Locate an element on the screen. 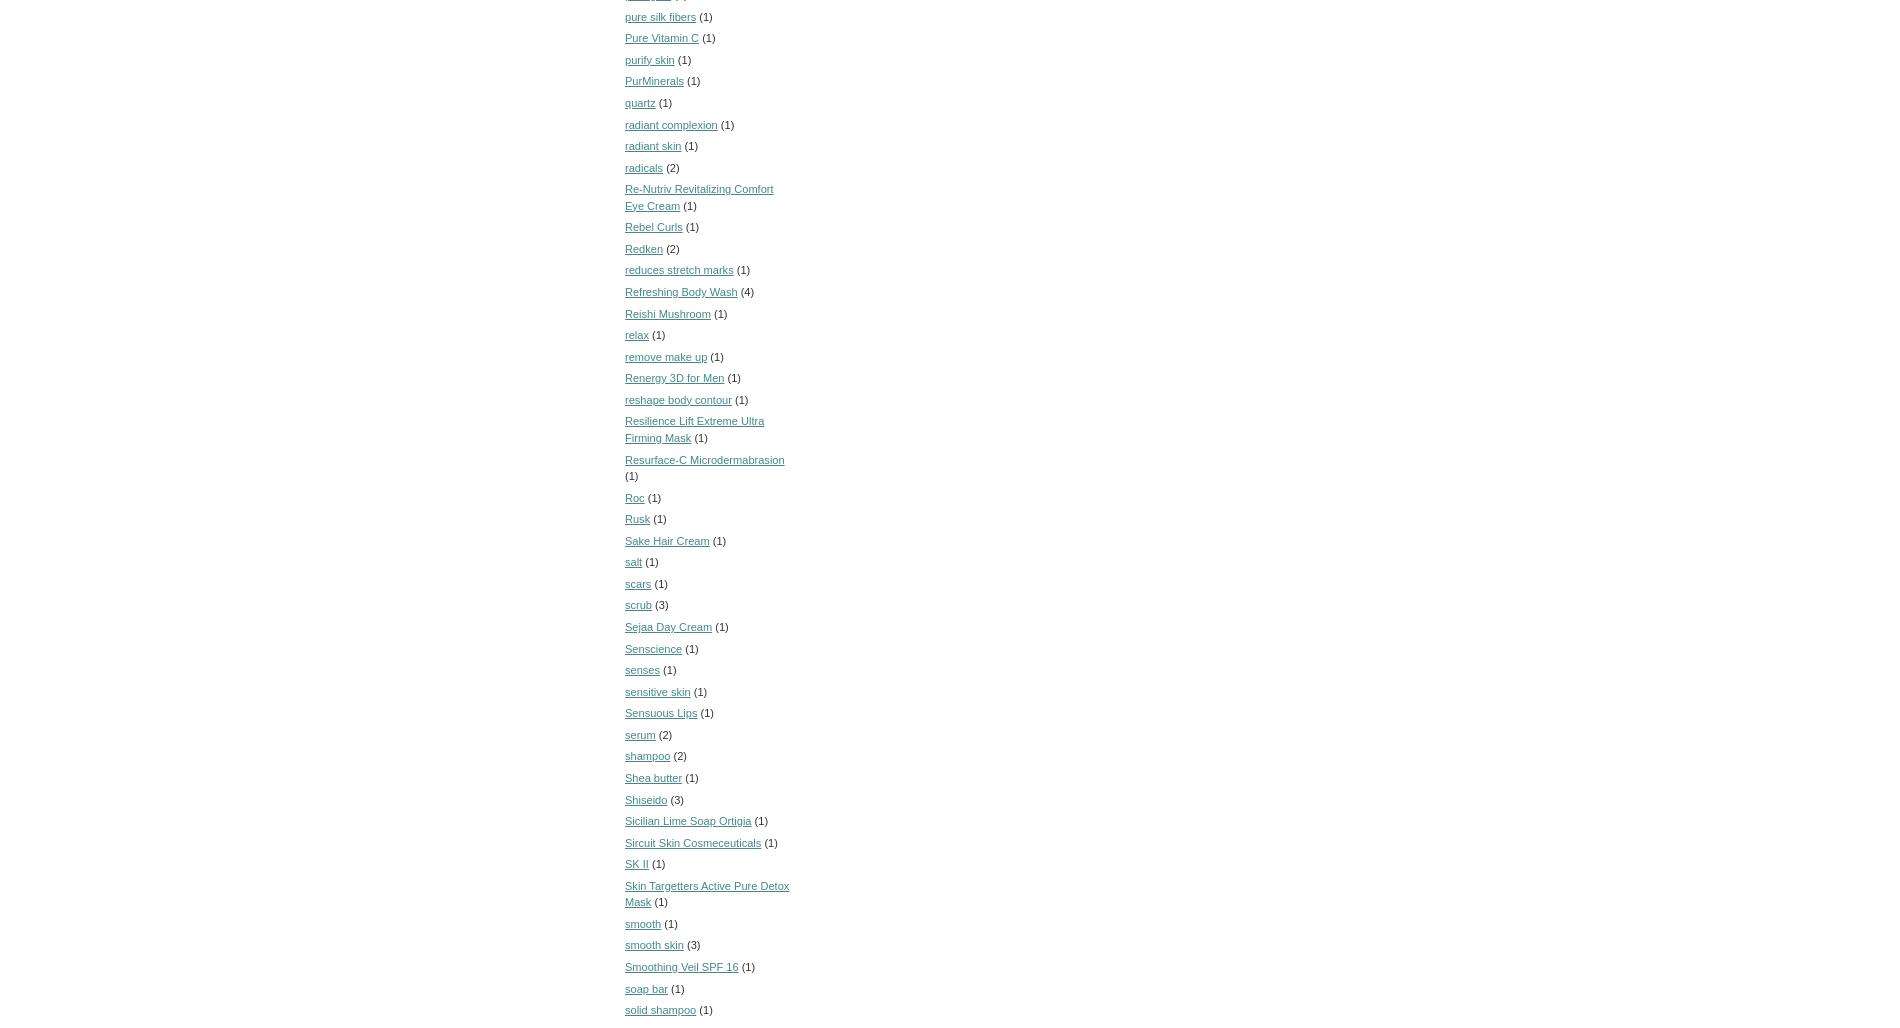 Image resolution: width=1900 pixels, height=1028 pixels. 'reshape body contour' is located at coordinates (677, 398).